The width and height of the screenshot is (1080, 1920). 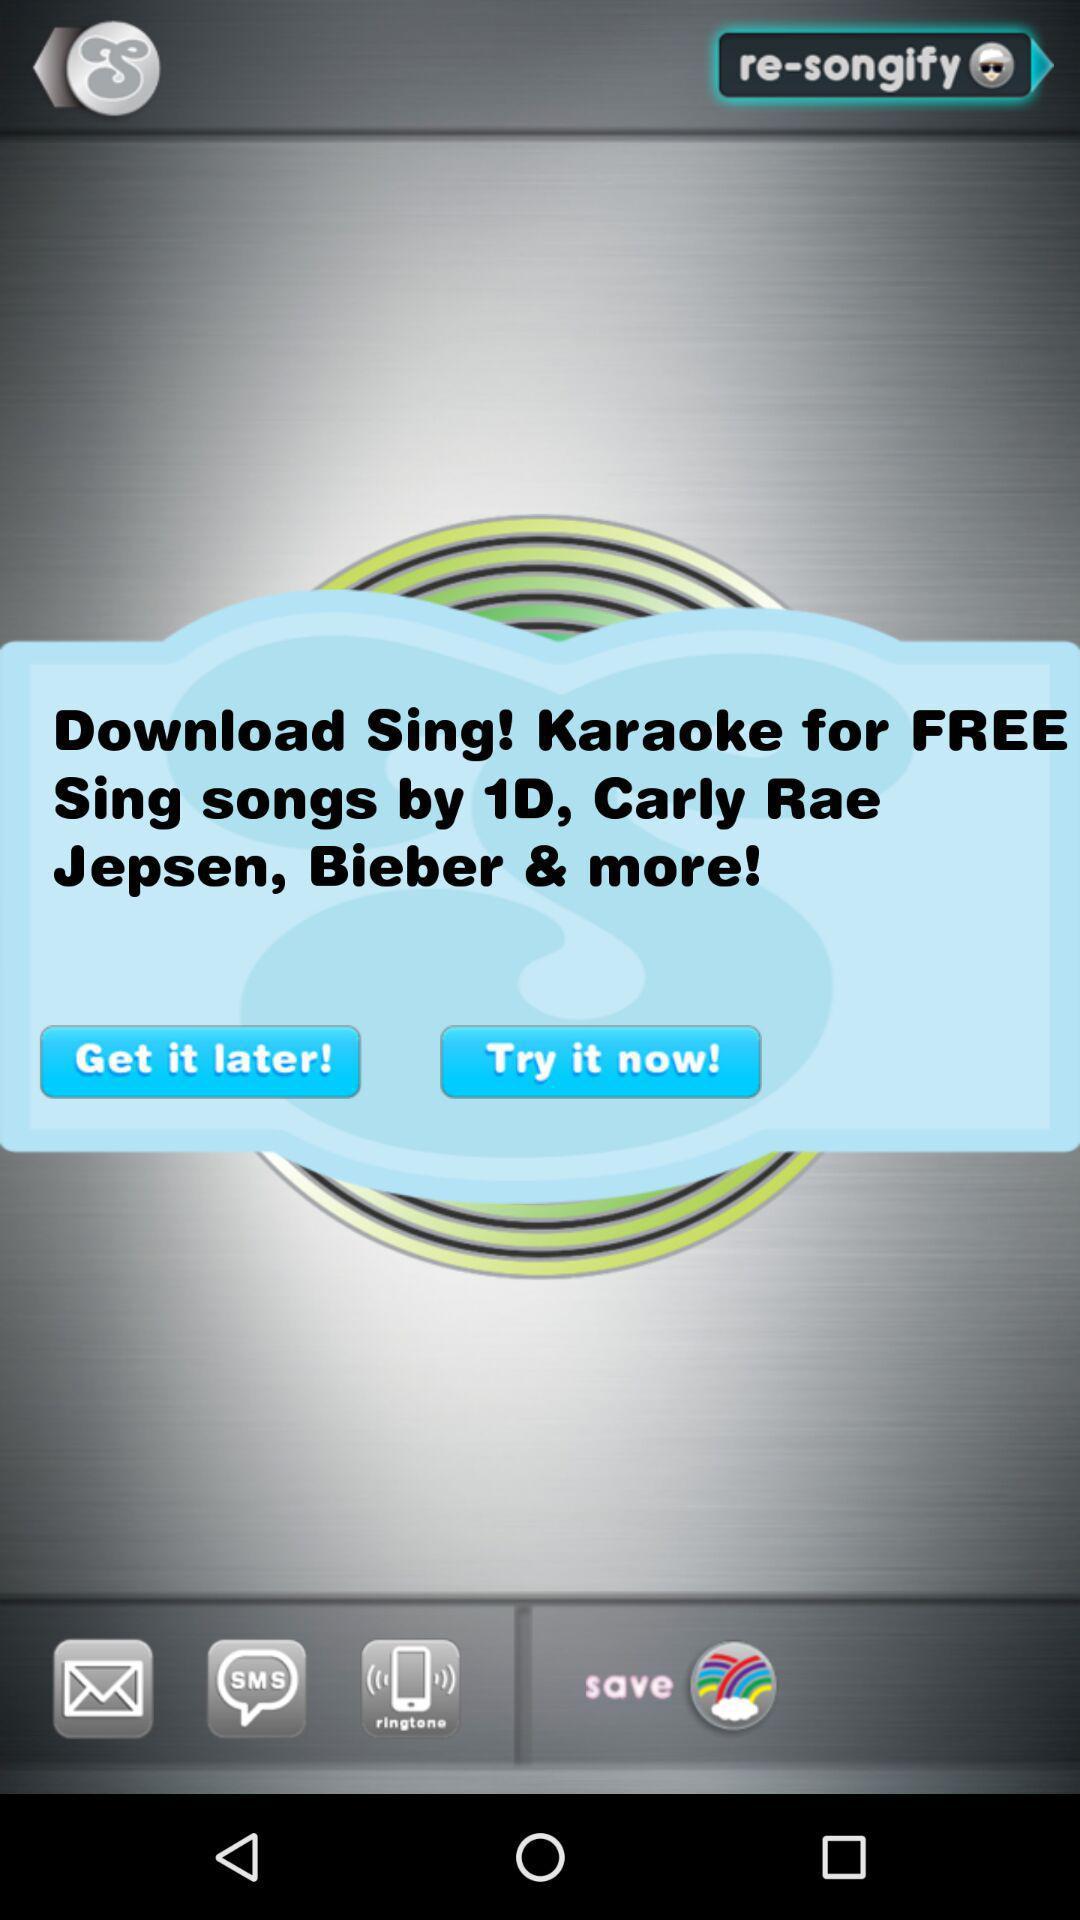 What do you see at coordinates (200, 1060) in the screenshot?
I see `get it leter button` at bounding box center [200, 1060].